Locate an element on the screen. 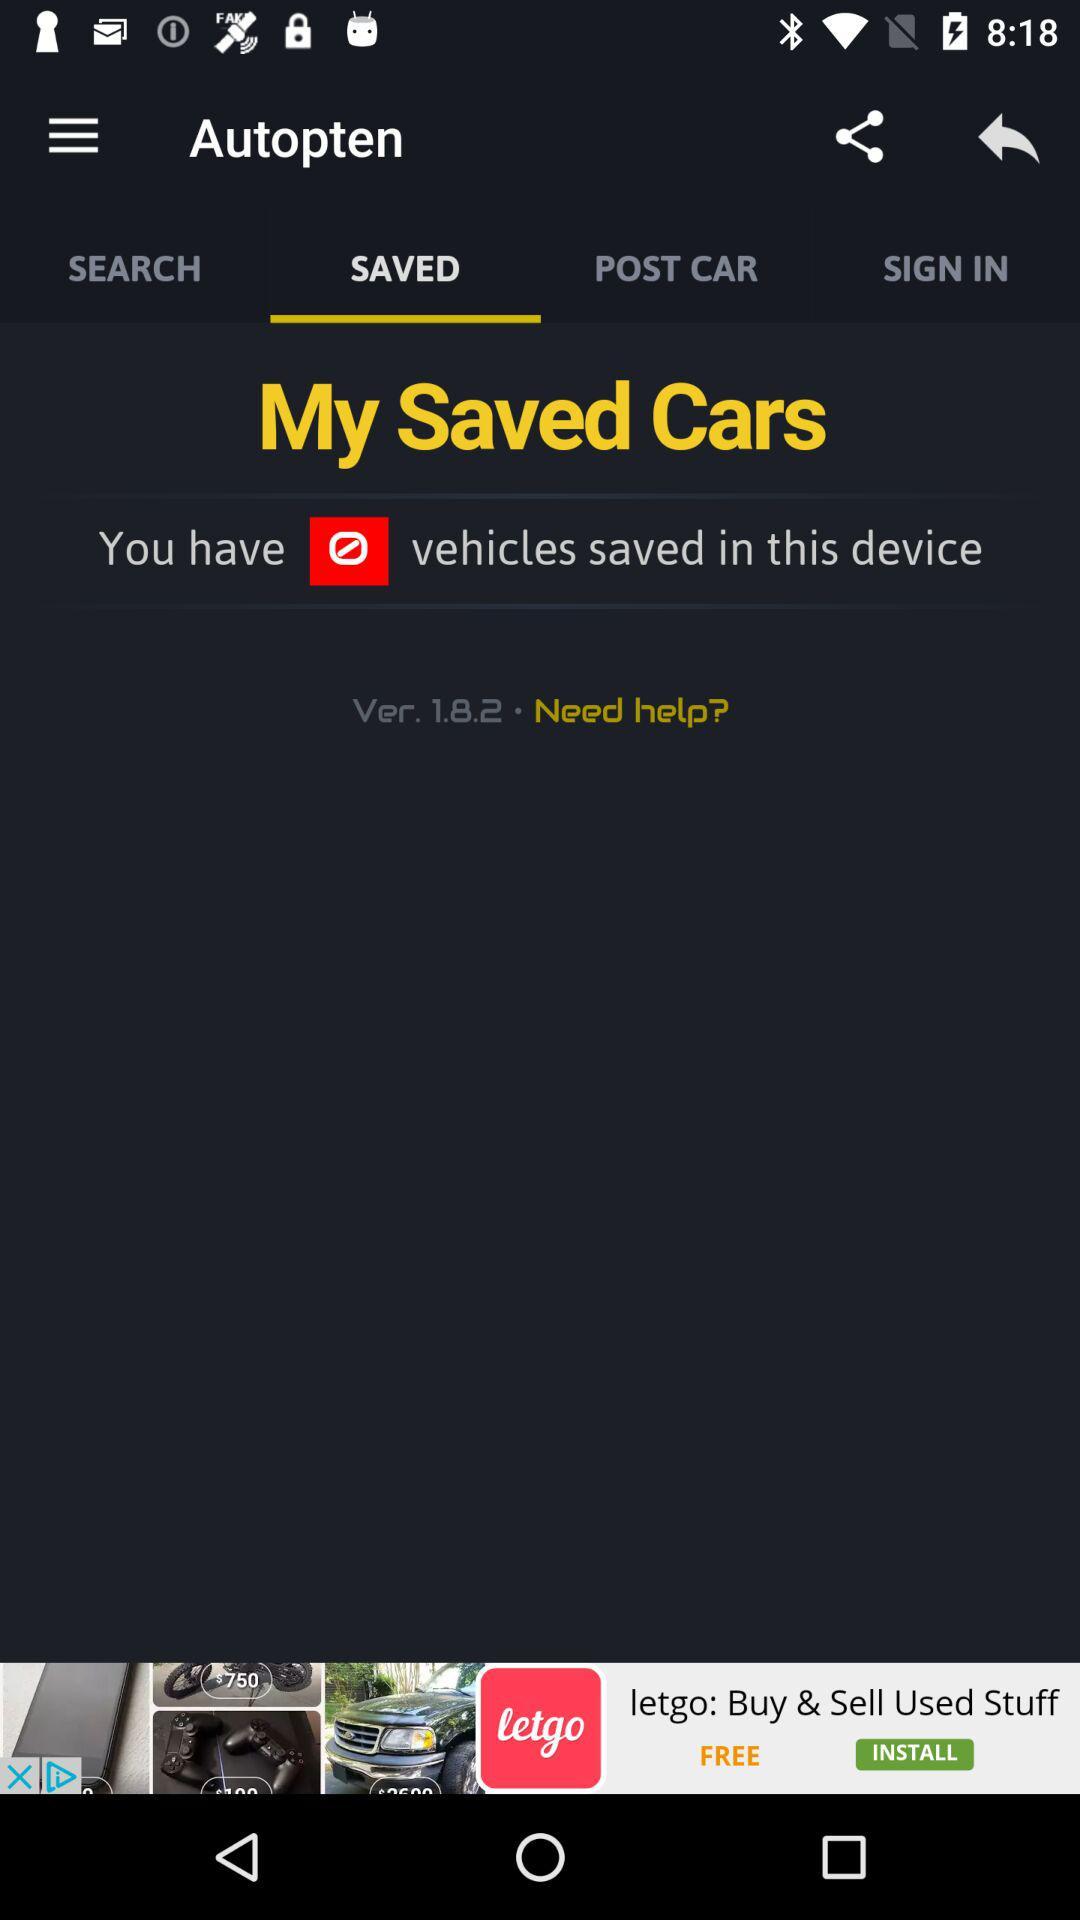 This screenshot has height=1920, width=1080. open advertisement is located at coordinates (540, 1727).